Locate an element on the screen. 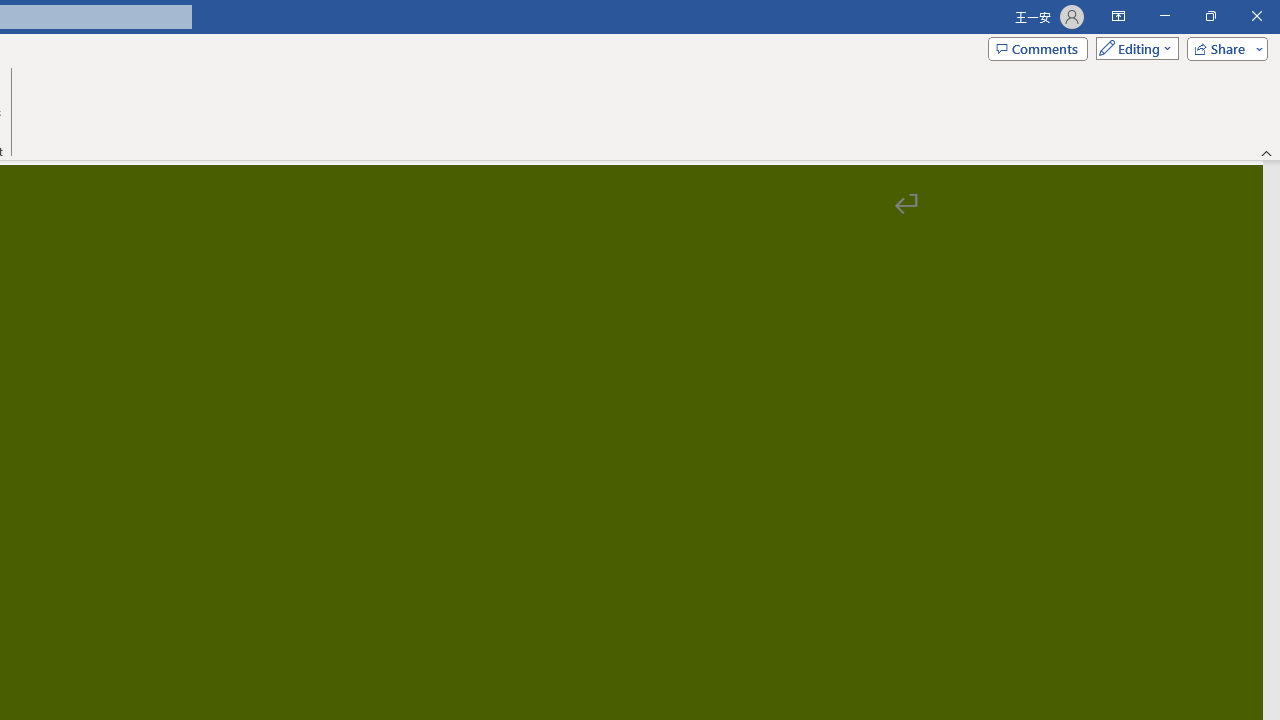 This screenshot has width=1280, height=720. 'Minimize' is located at coordinates (1164, 16).